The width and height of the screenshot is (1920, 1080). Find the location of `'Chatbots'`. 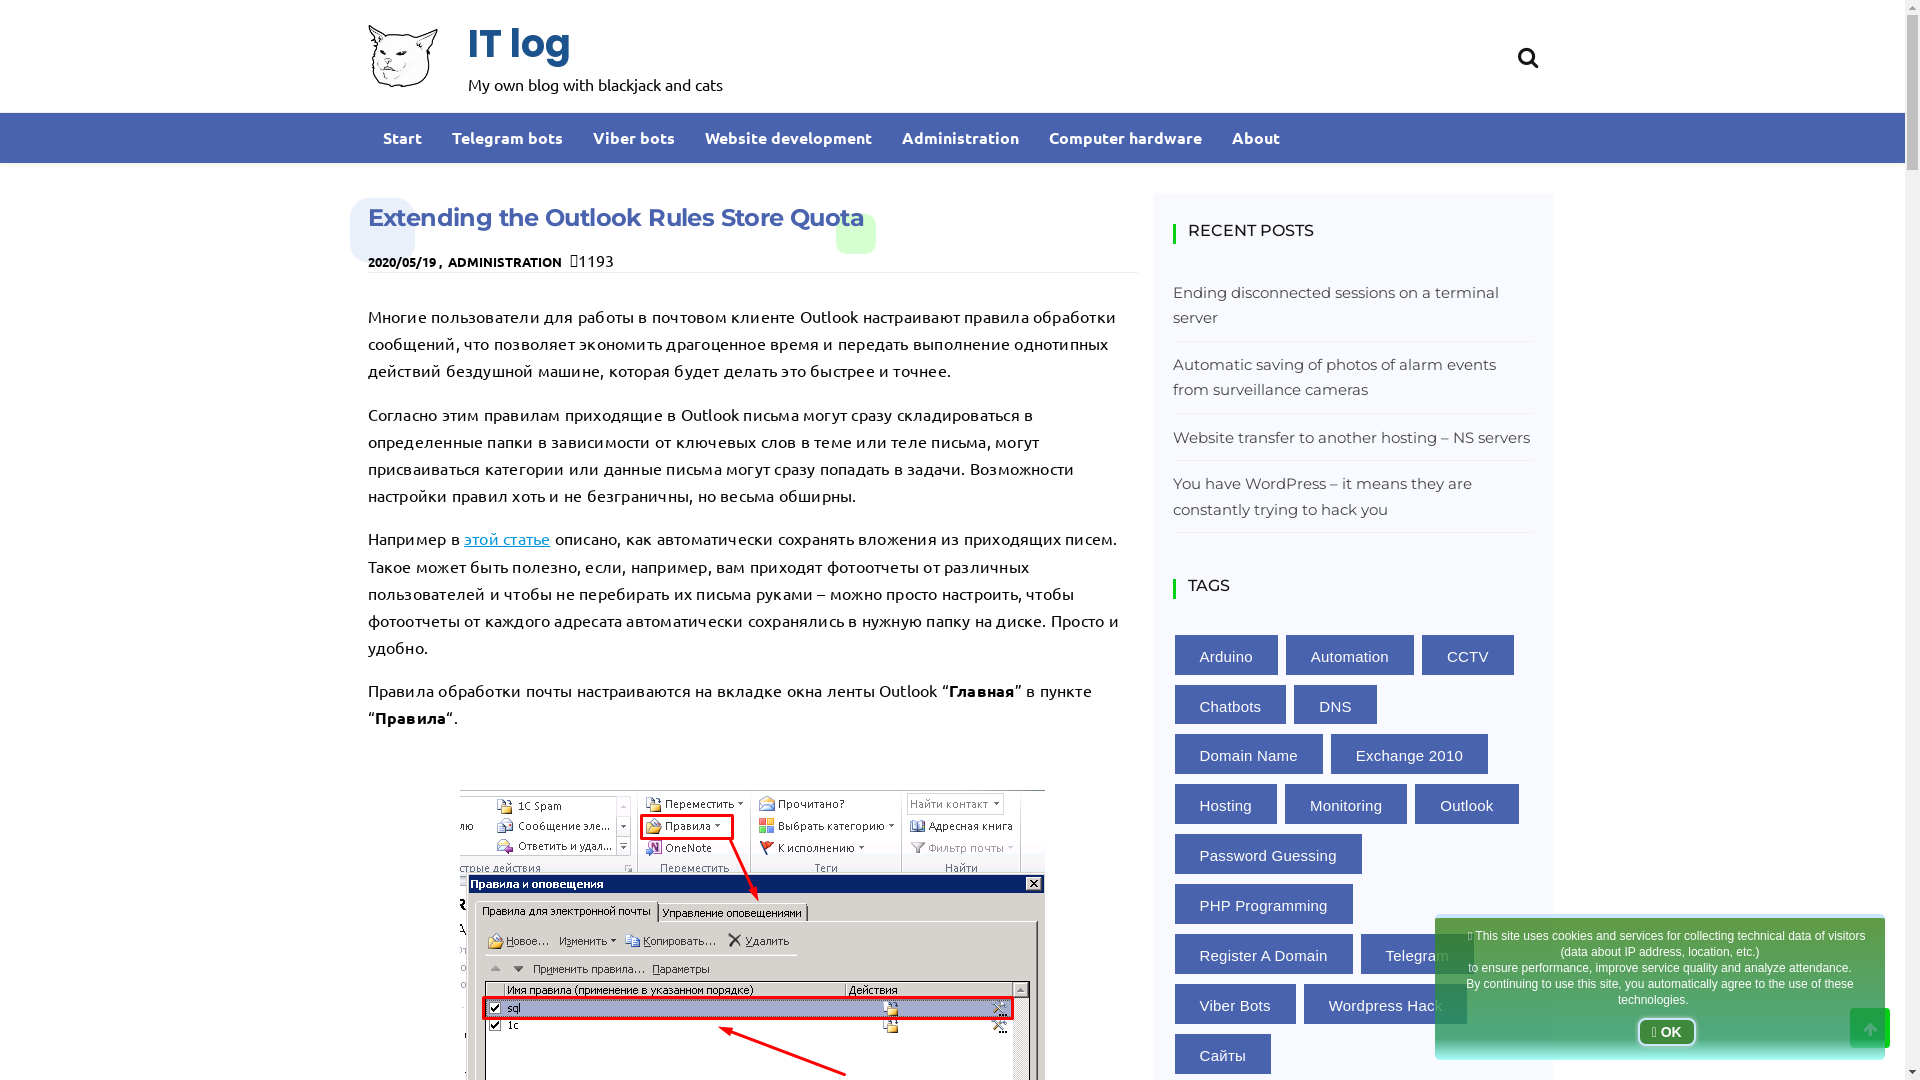

'Chatbots' is located at coordinates (1174, 704).